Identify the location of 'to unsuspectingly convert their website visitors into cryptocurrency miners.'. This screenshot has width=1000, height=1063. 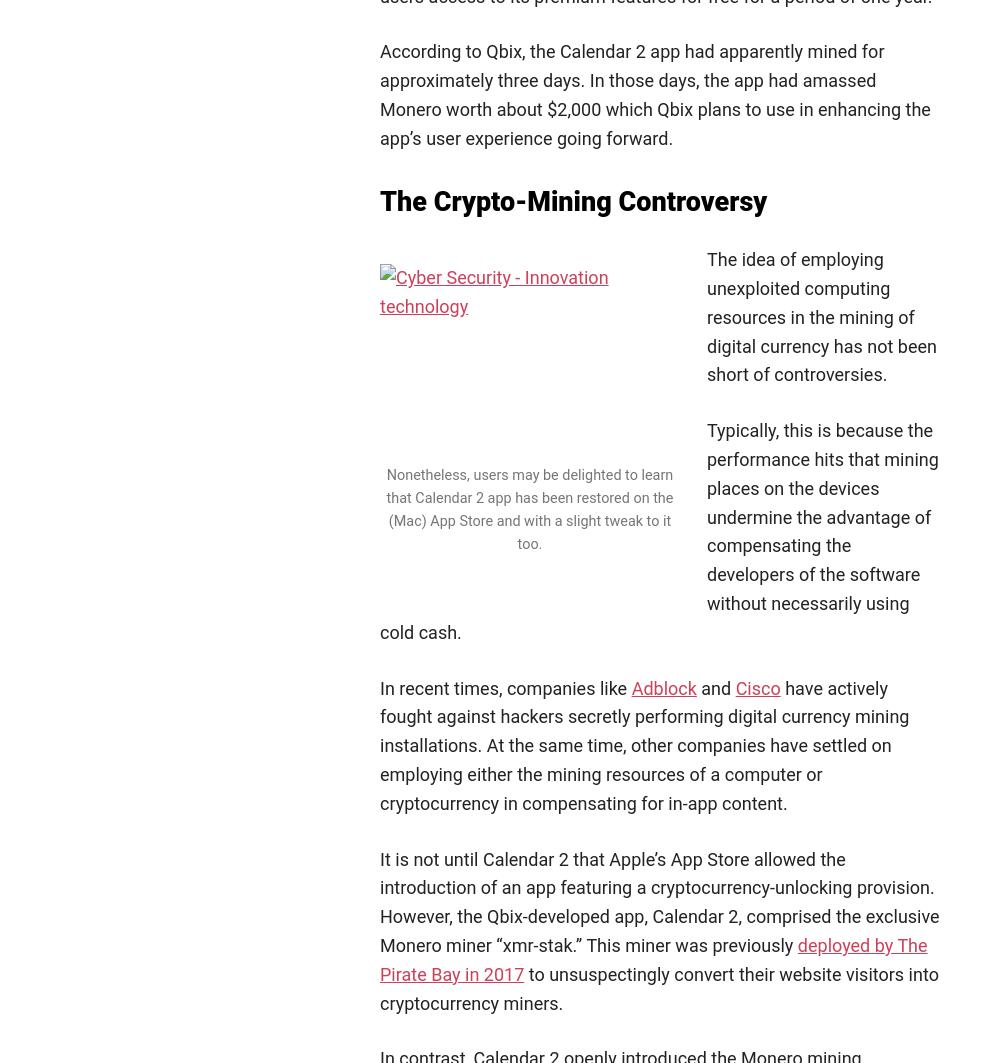
(380, 986).